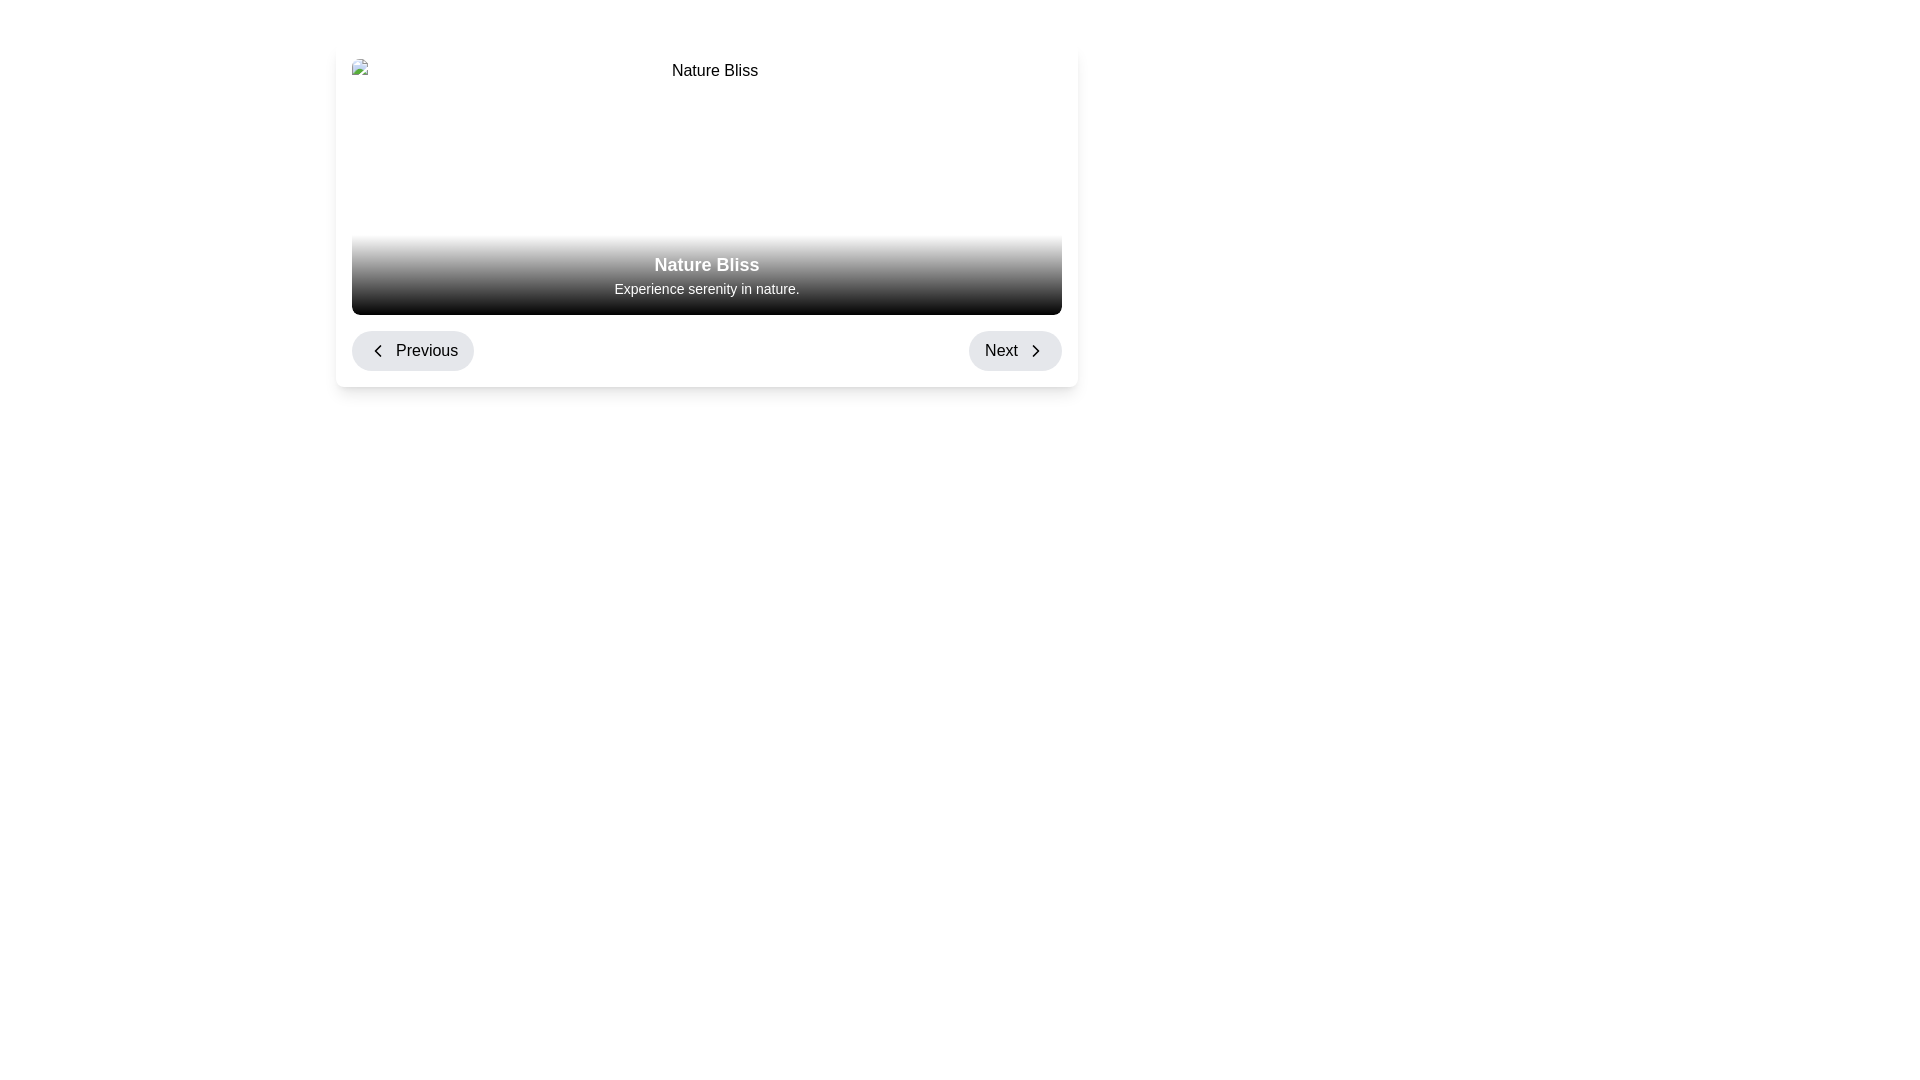  I want to click on the 'Next' button for navigation, so click(1001, 350).